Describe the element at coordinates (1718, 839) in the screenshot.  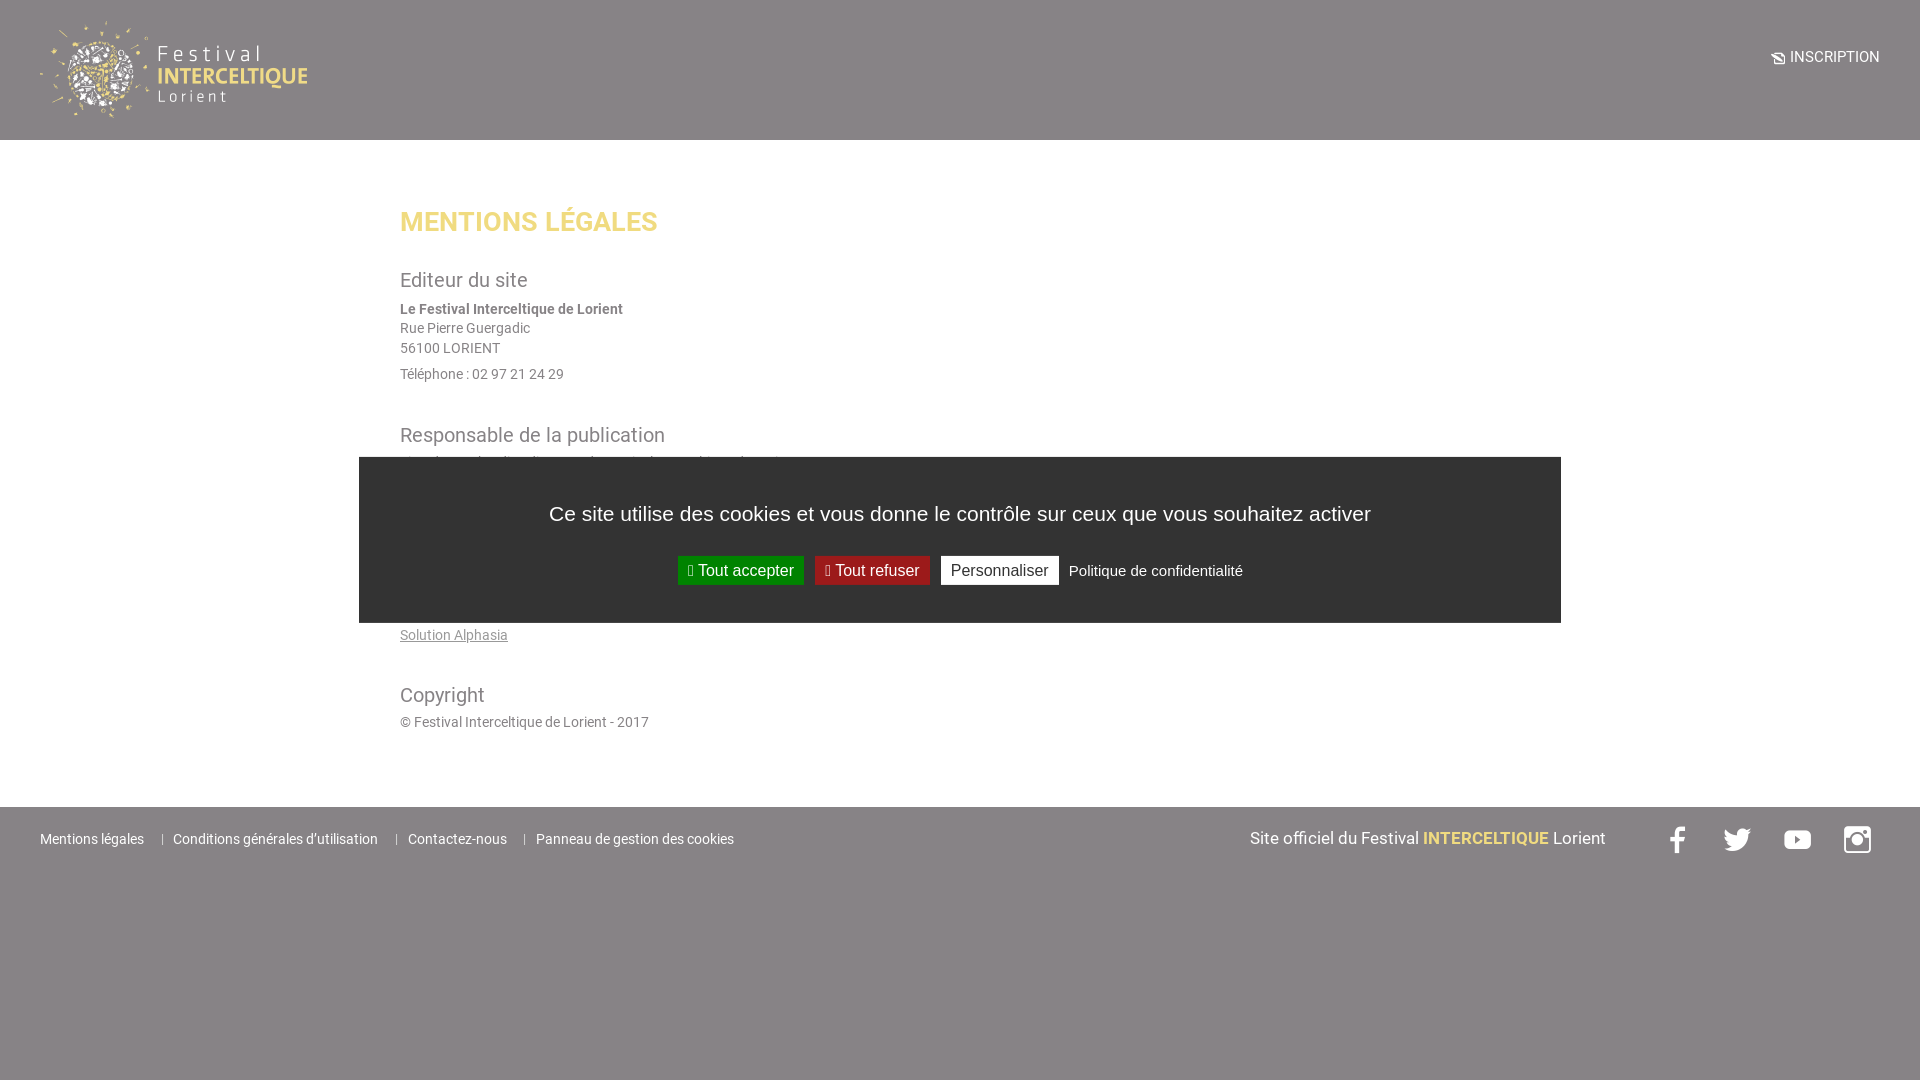
I see `'Twitter'` at that location.